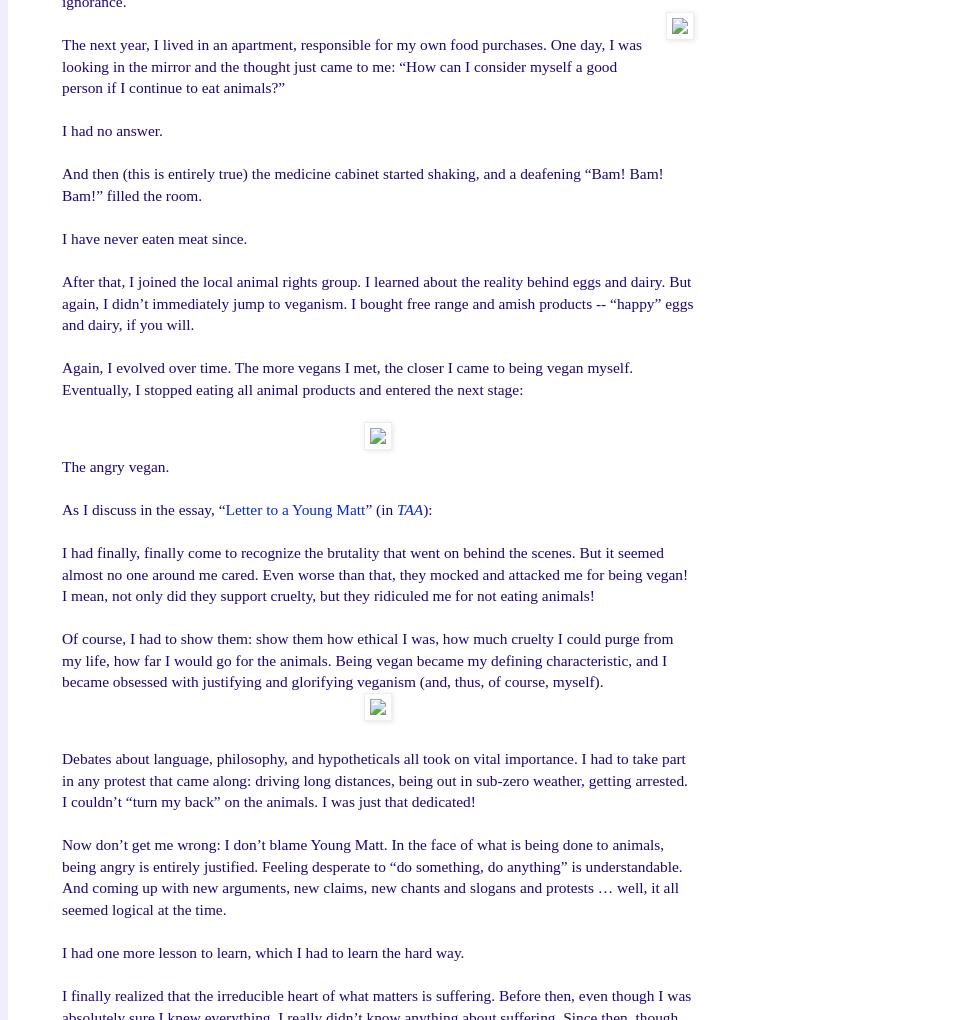  What do you see at coordinates (142, 508) in the screenshot?
I see `'As I discuss in the essay, “'` at bounding box center [142, 508].